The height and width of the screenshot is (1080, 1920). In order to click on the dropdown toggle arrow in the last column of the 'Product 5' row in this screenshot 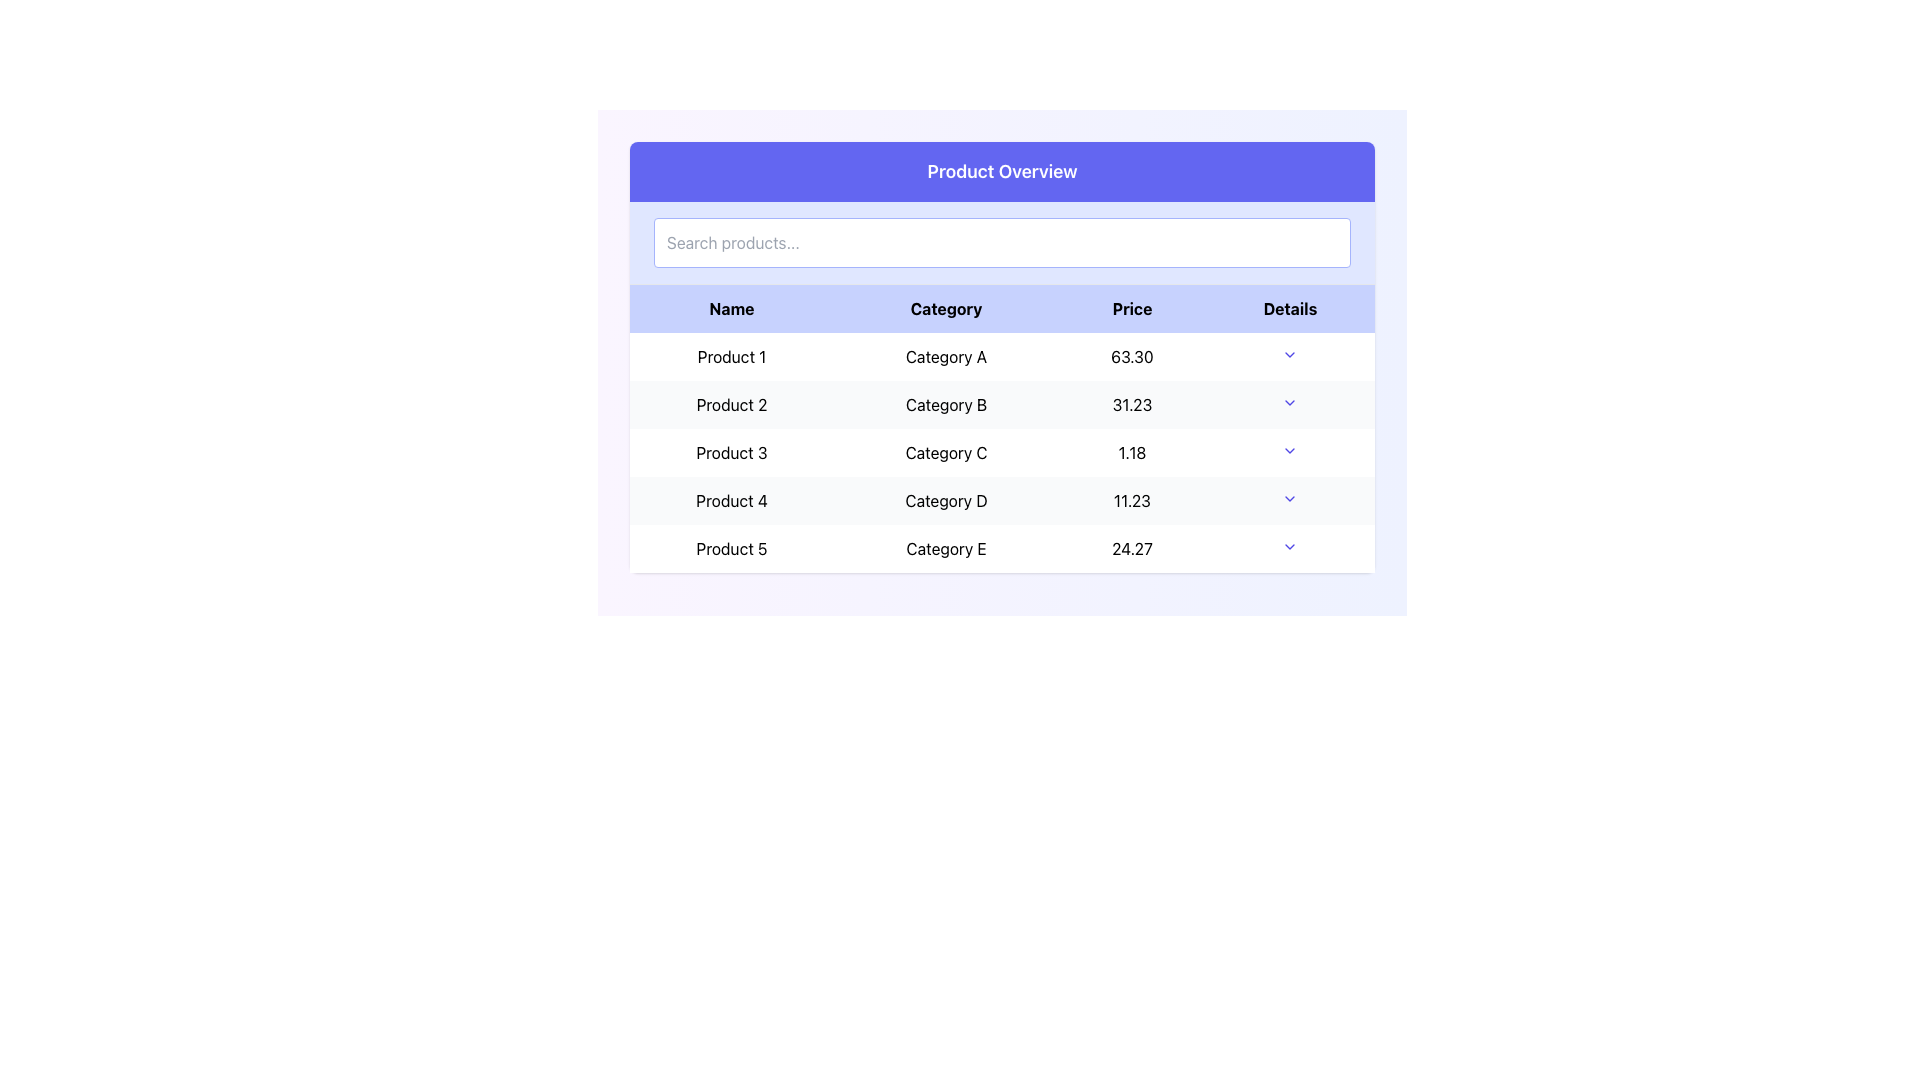, I will do `click(1290, 548)`.